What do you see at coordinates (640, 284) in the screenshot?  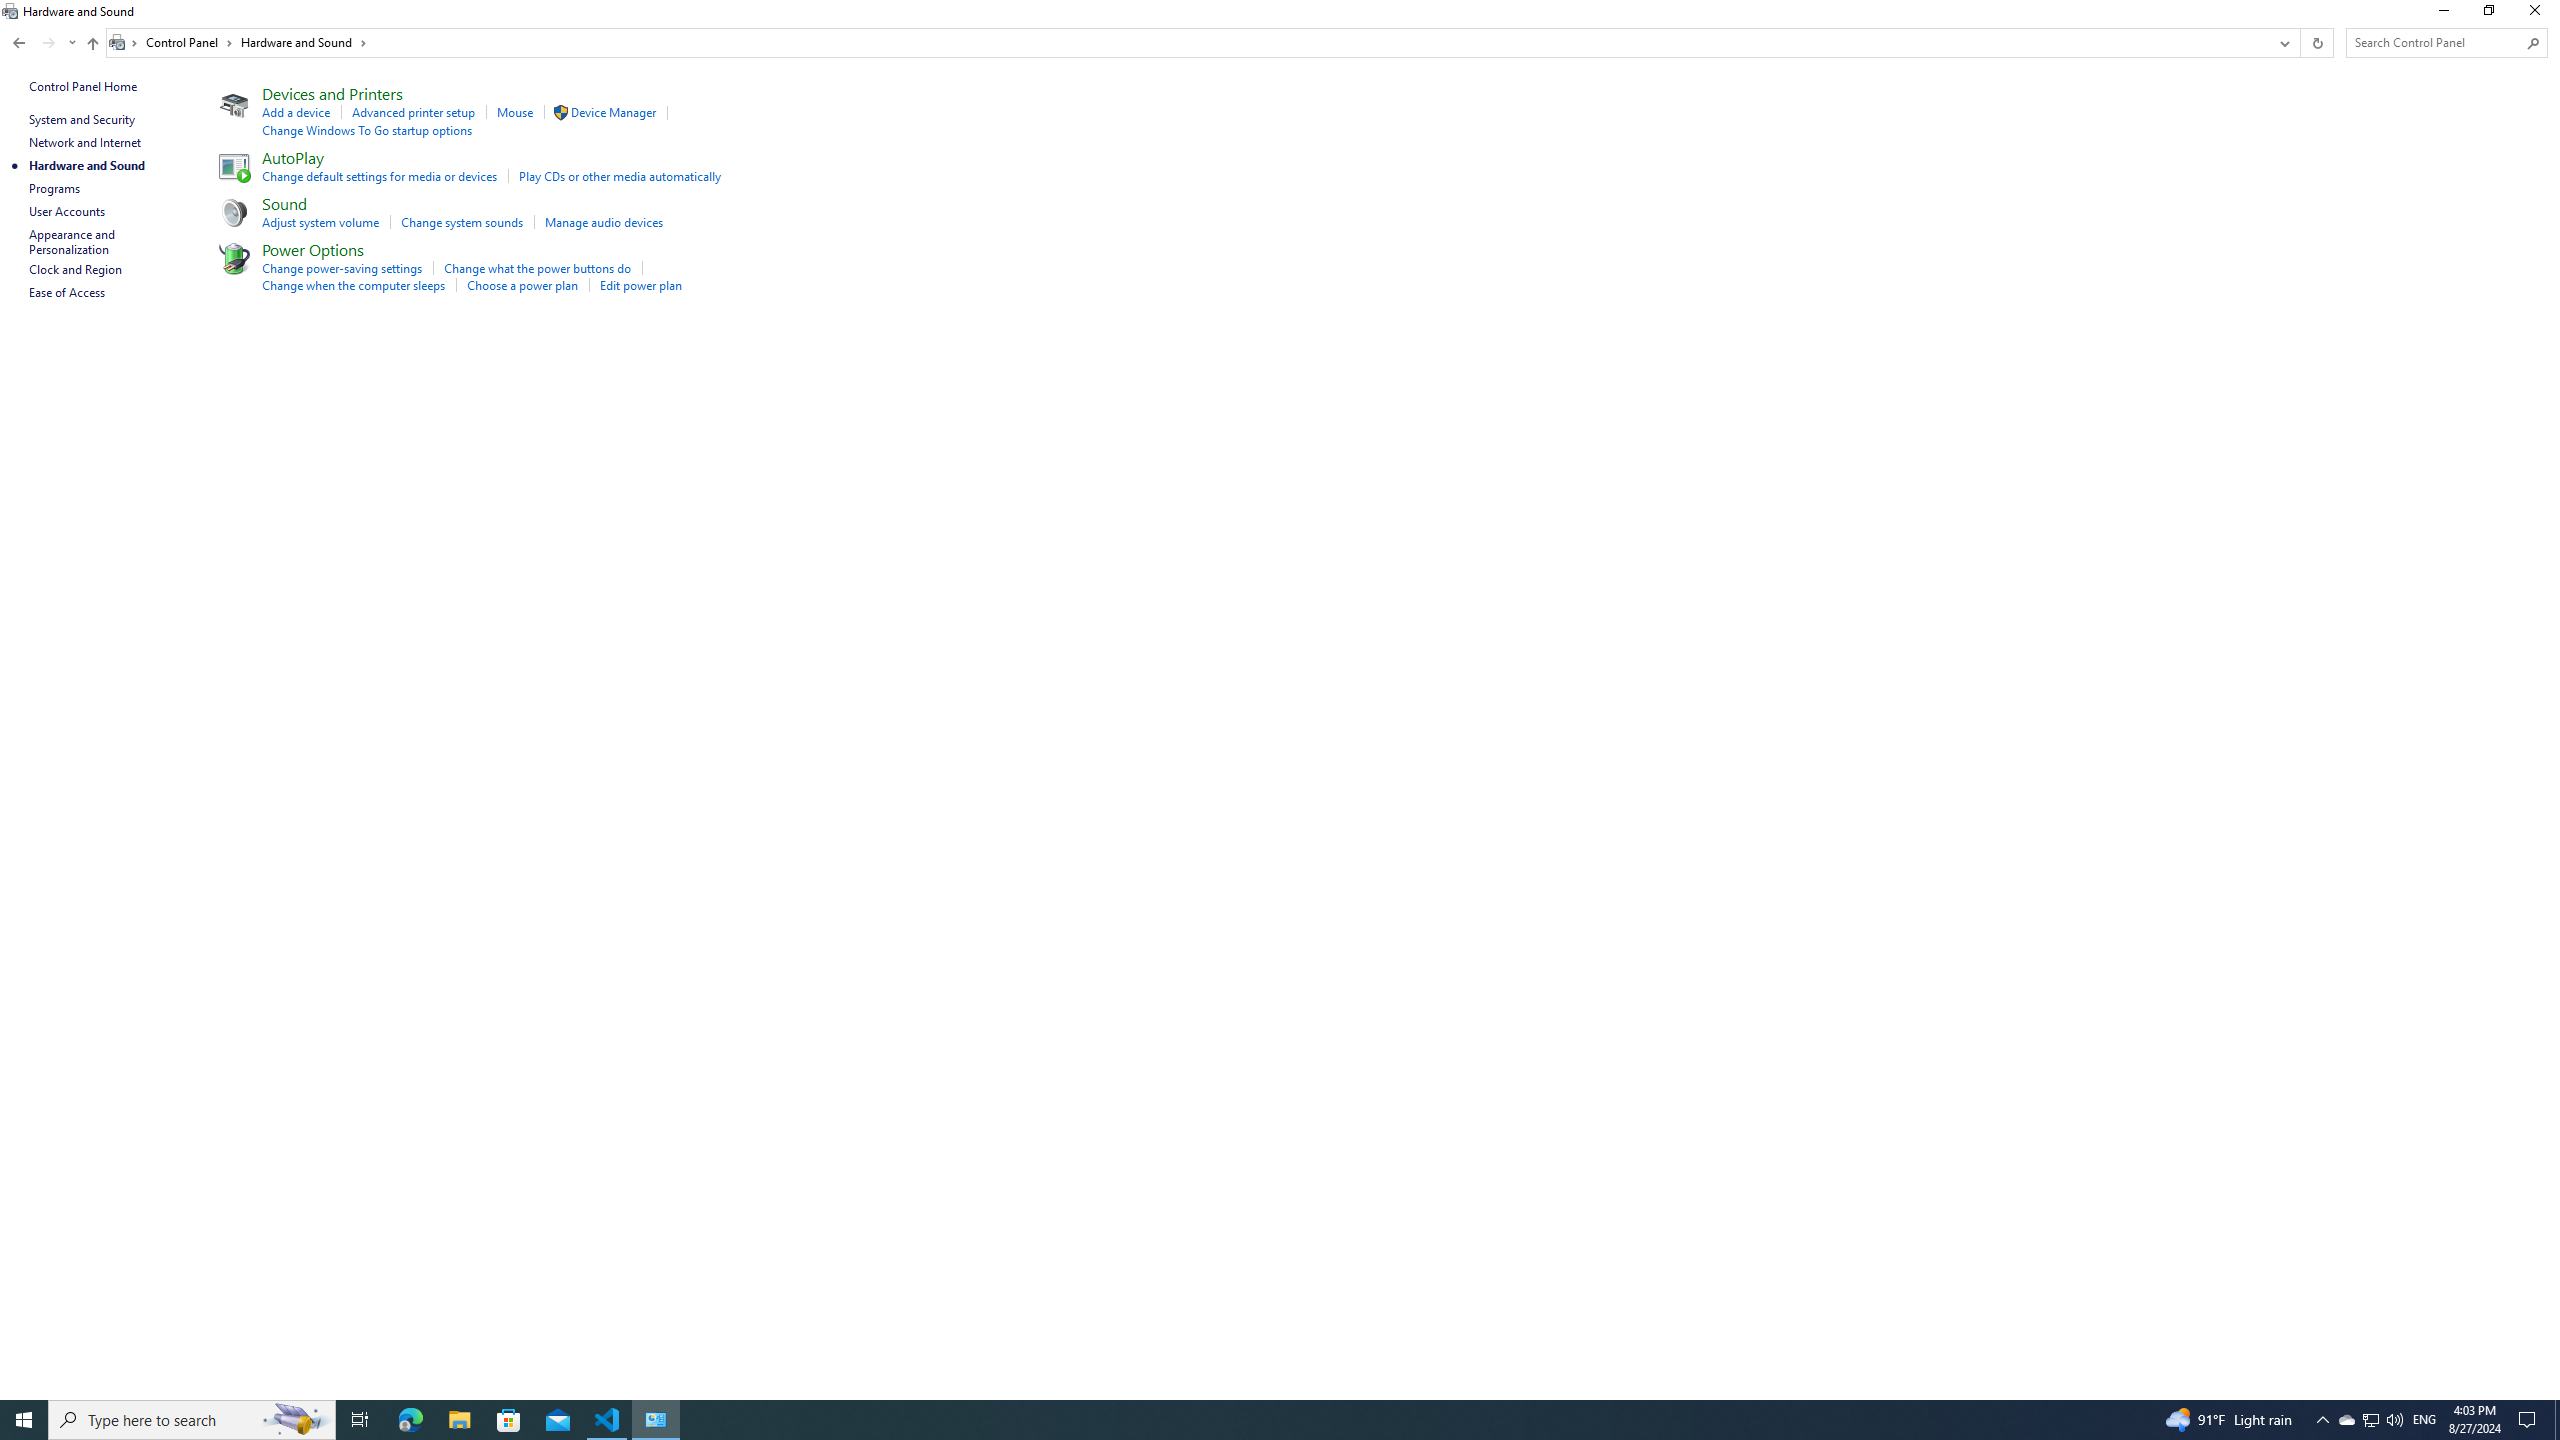 I see `'Edit power plan'` at bounding box center [640, 284].